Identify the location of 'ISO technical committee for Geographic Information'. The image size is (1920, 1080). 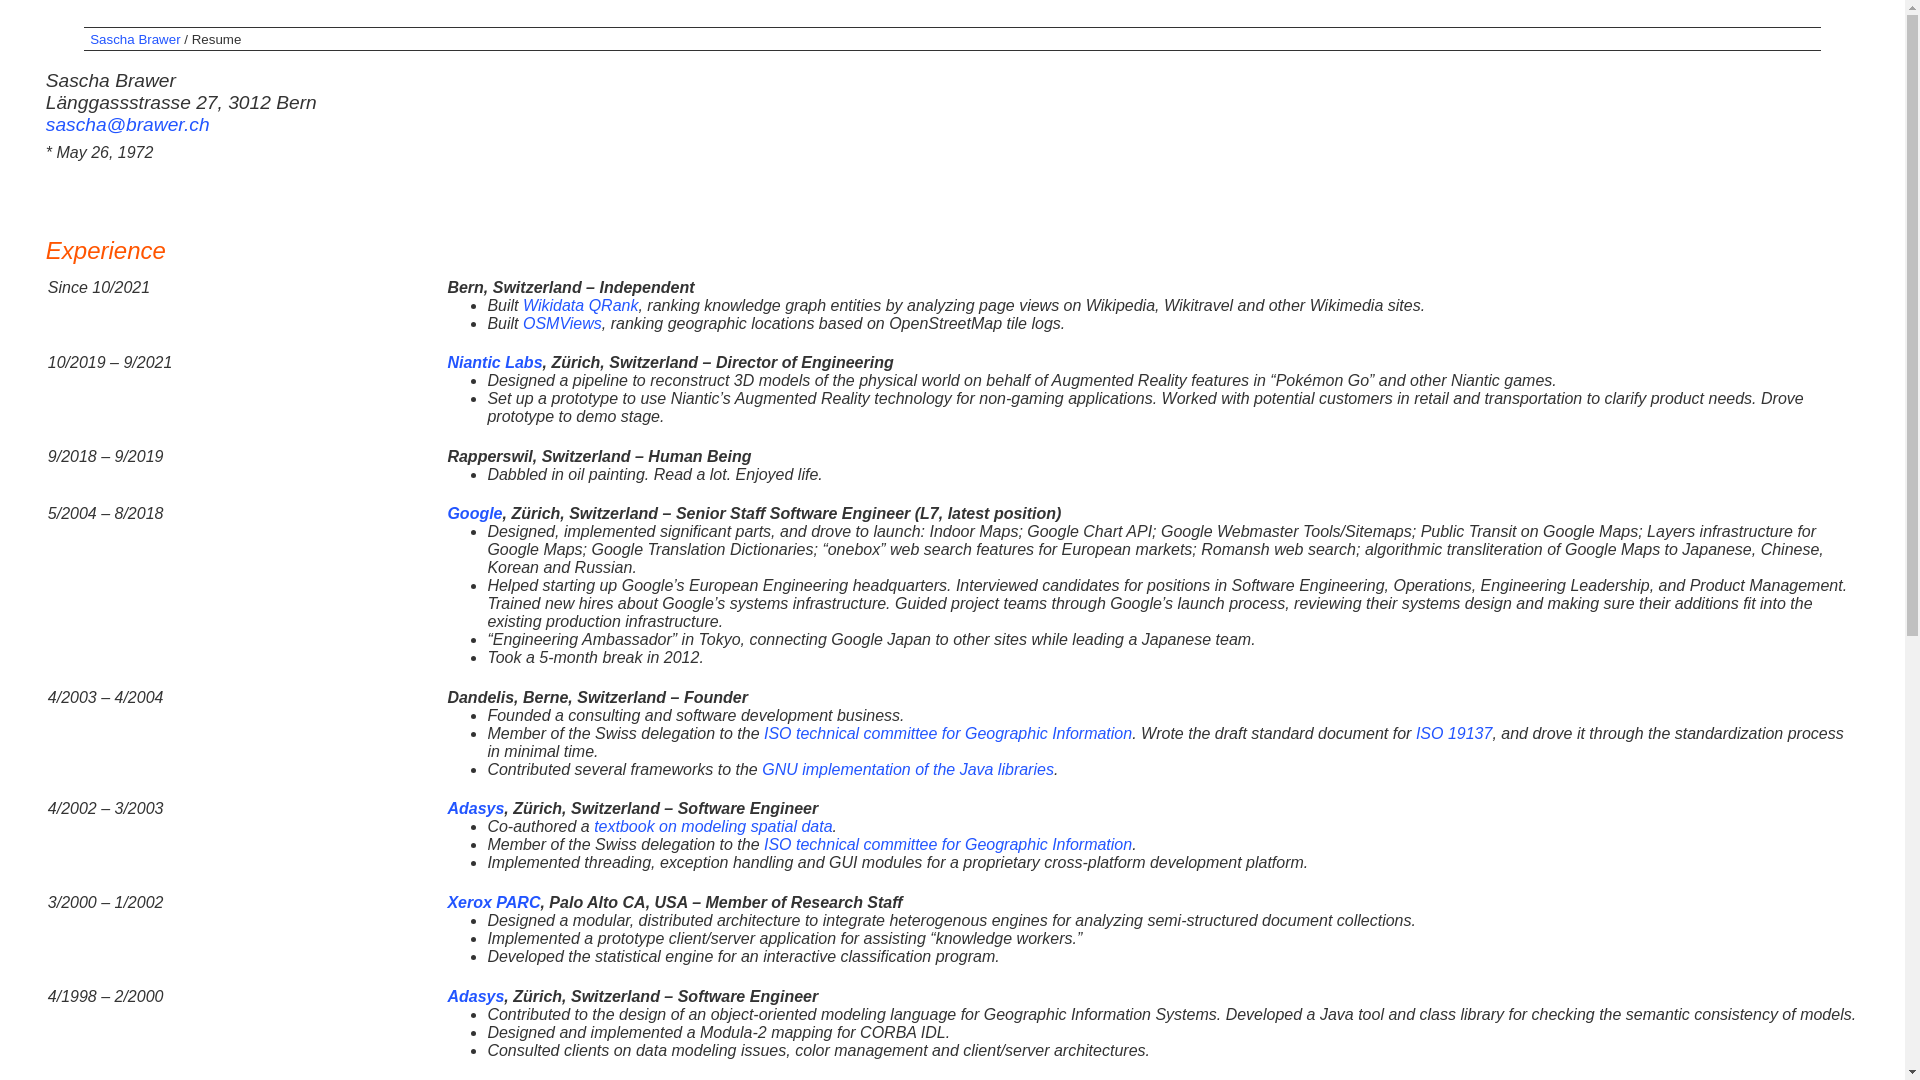
(947, 844).